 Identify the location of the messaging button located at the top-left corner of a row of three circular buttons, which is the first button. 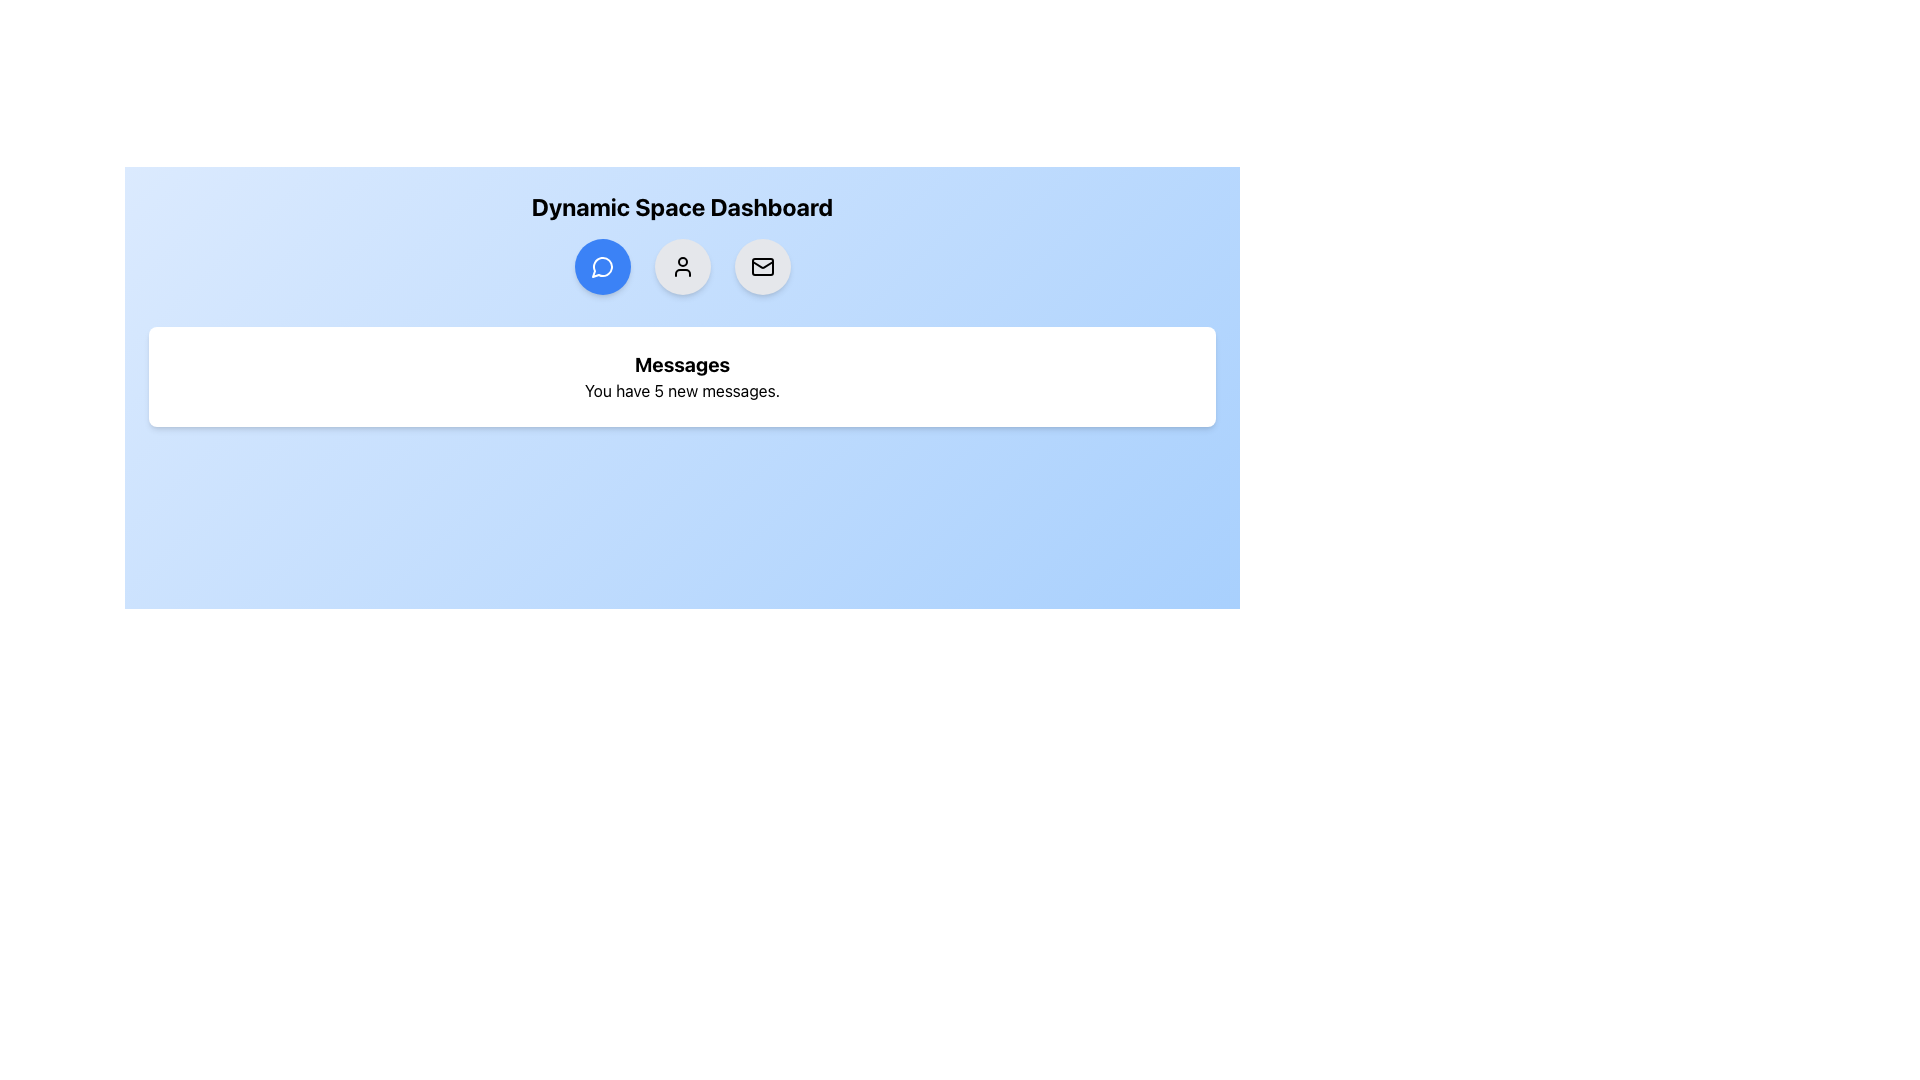
(601, 265).